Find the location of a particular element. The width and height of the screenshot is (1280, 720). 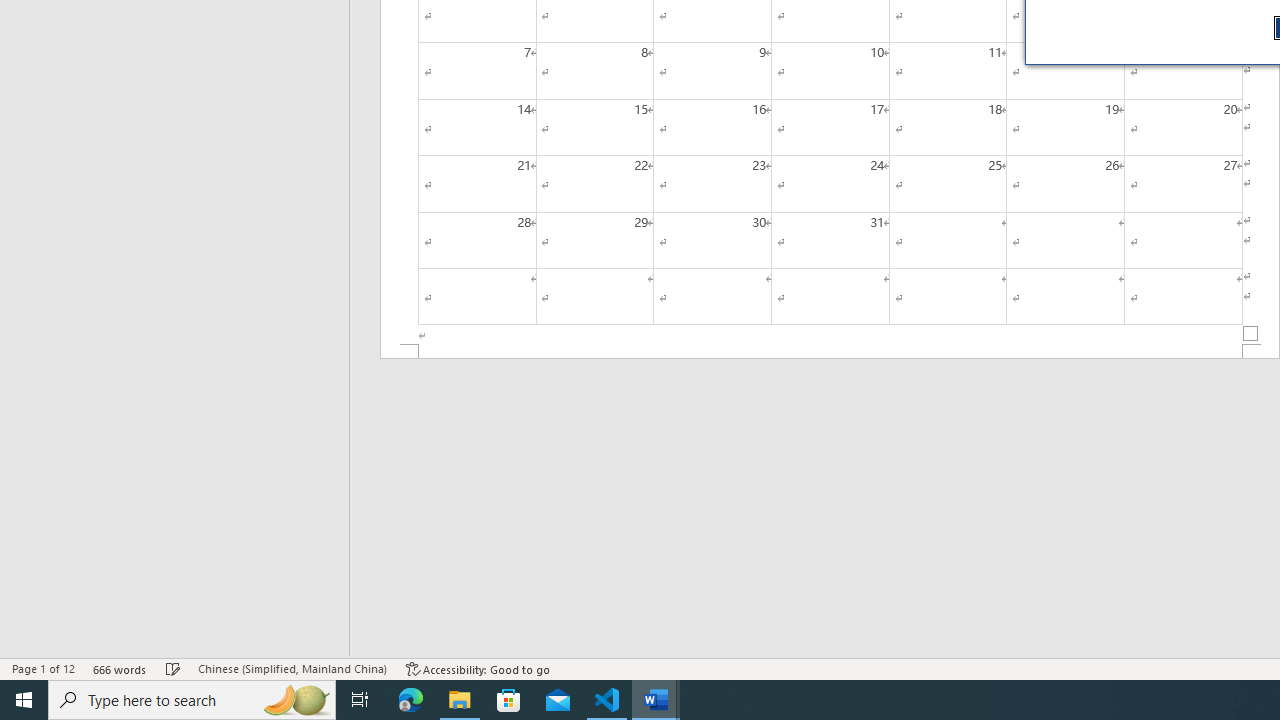

'File Explorer - 1 running window' is located at coordinates (459, 698).